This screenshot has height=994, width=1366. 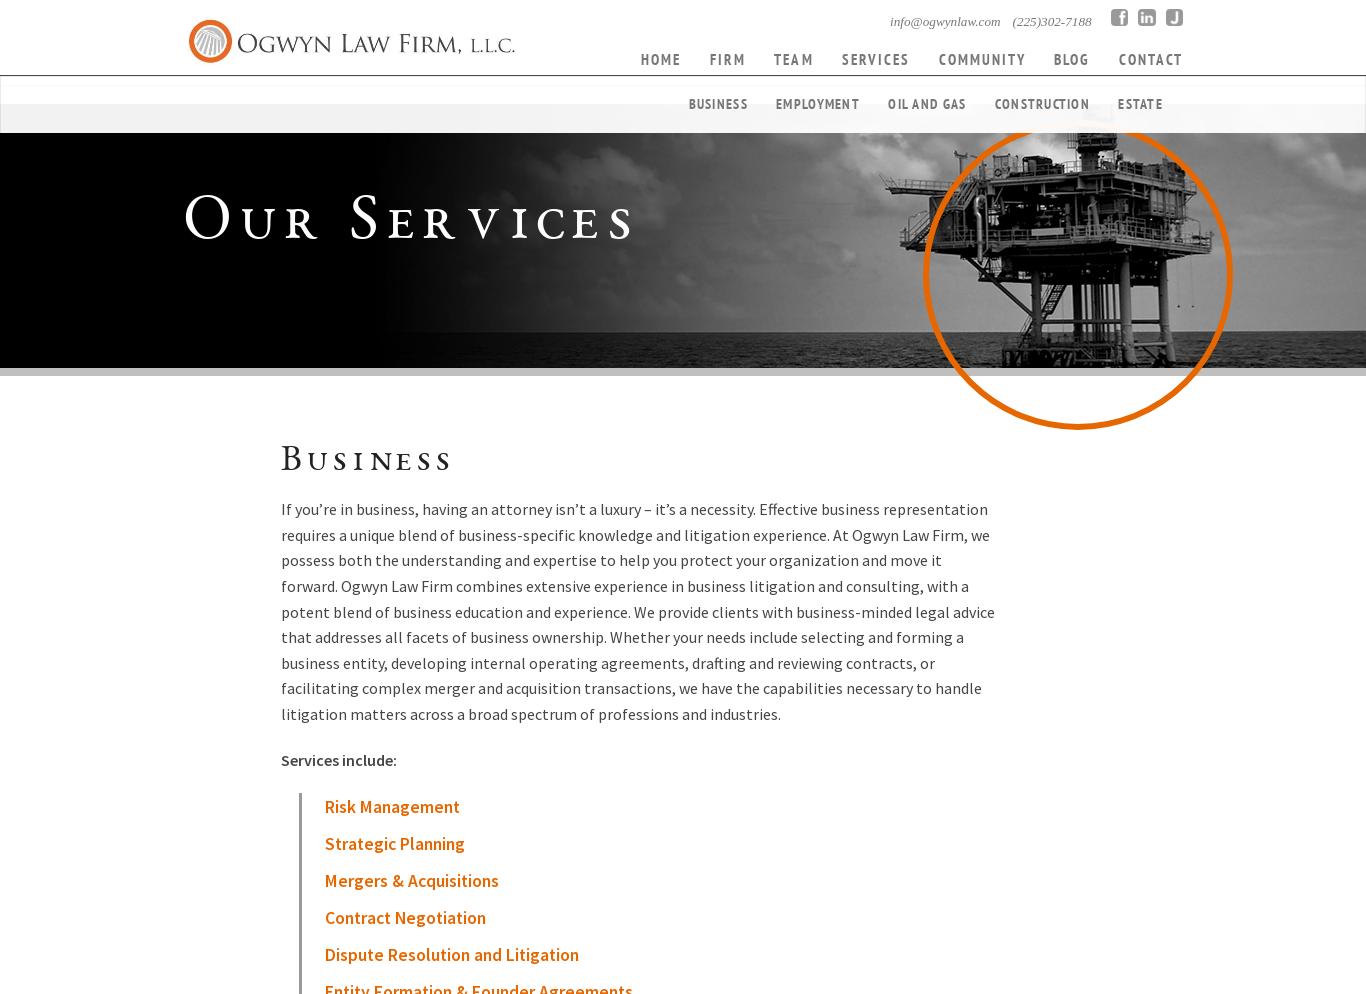 I want to click on 'Our Services', so click(x=410, y=224).